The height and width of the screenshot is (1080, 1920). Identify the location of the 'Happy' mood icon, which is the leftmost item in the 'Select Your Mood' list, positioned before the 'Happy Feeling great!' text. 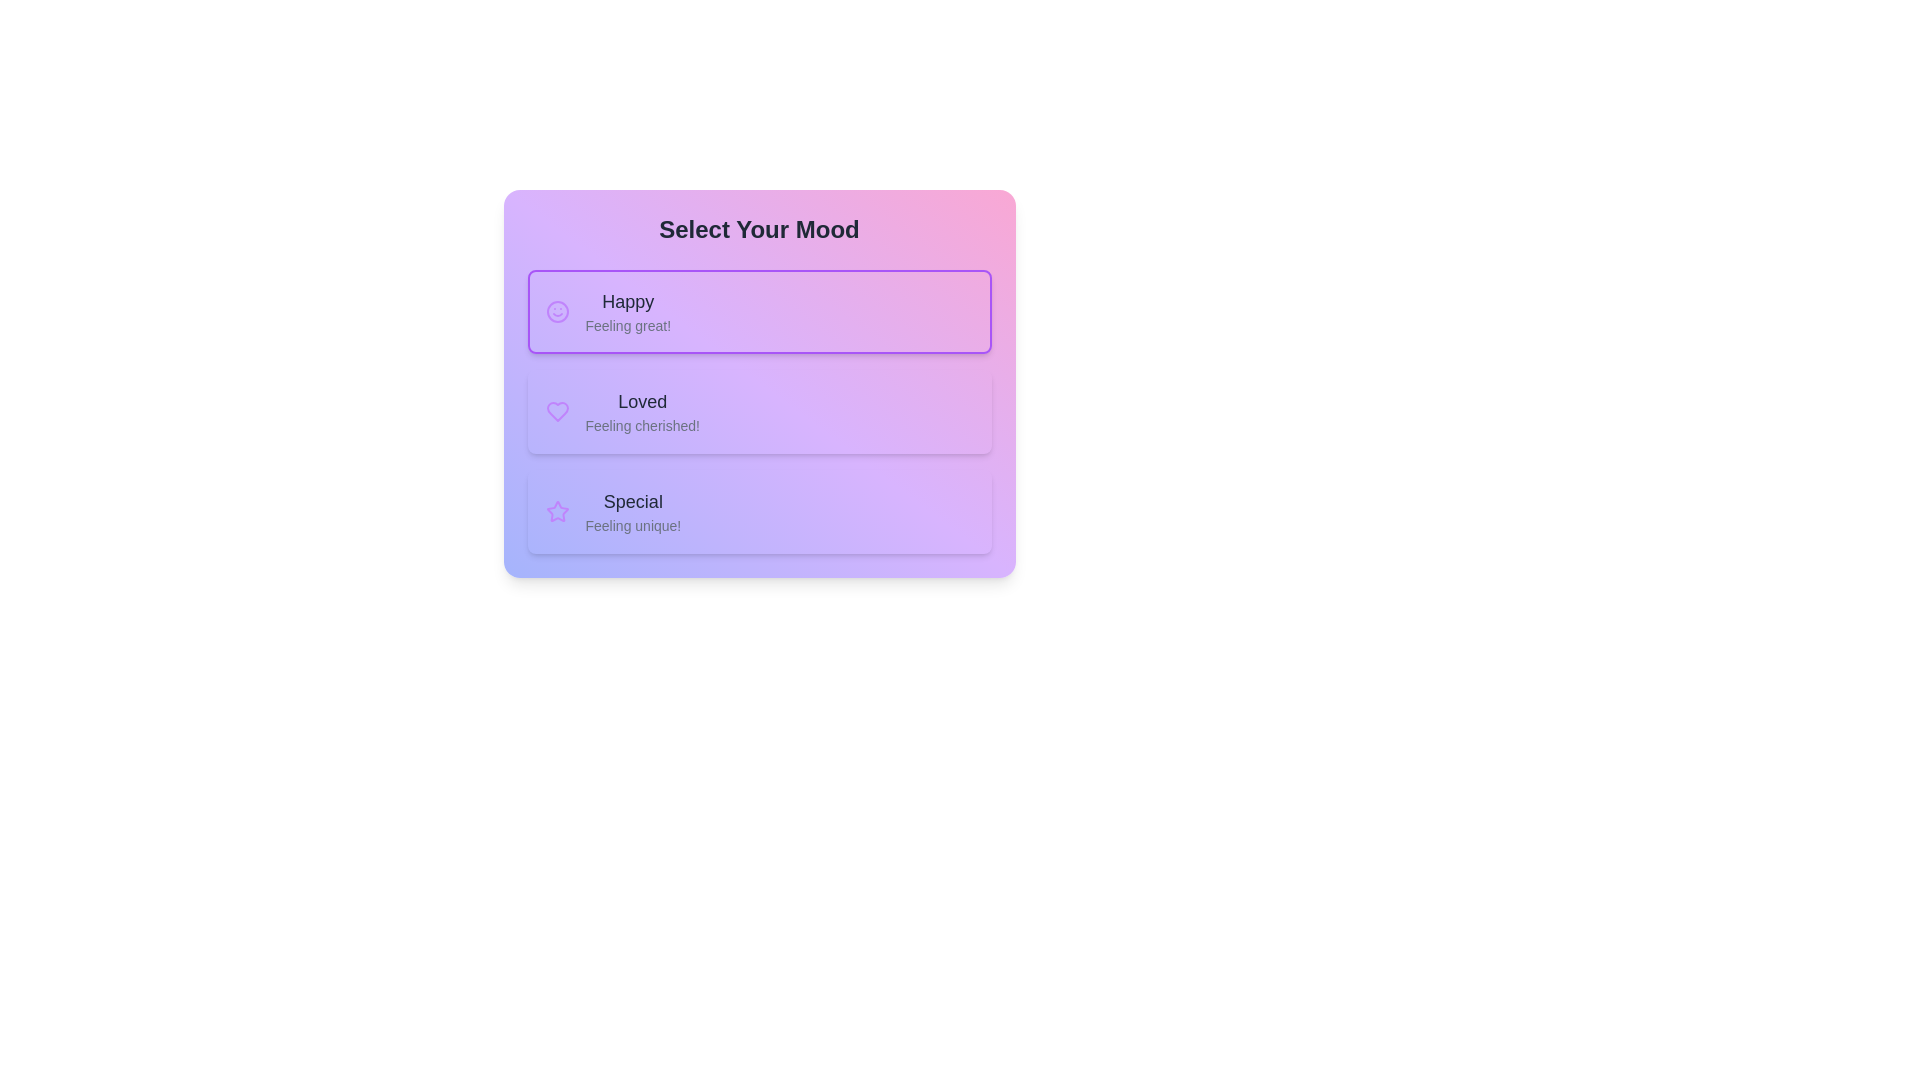
(557, 312).